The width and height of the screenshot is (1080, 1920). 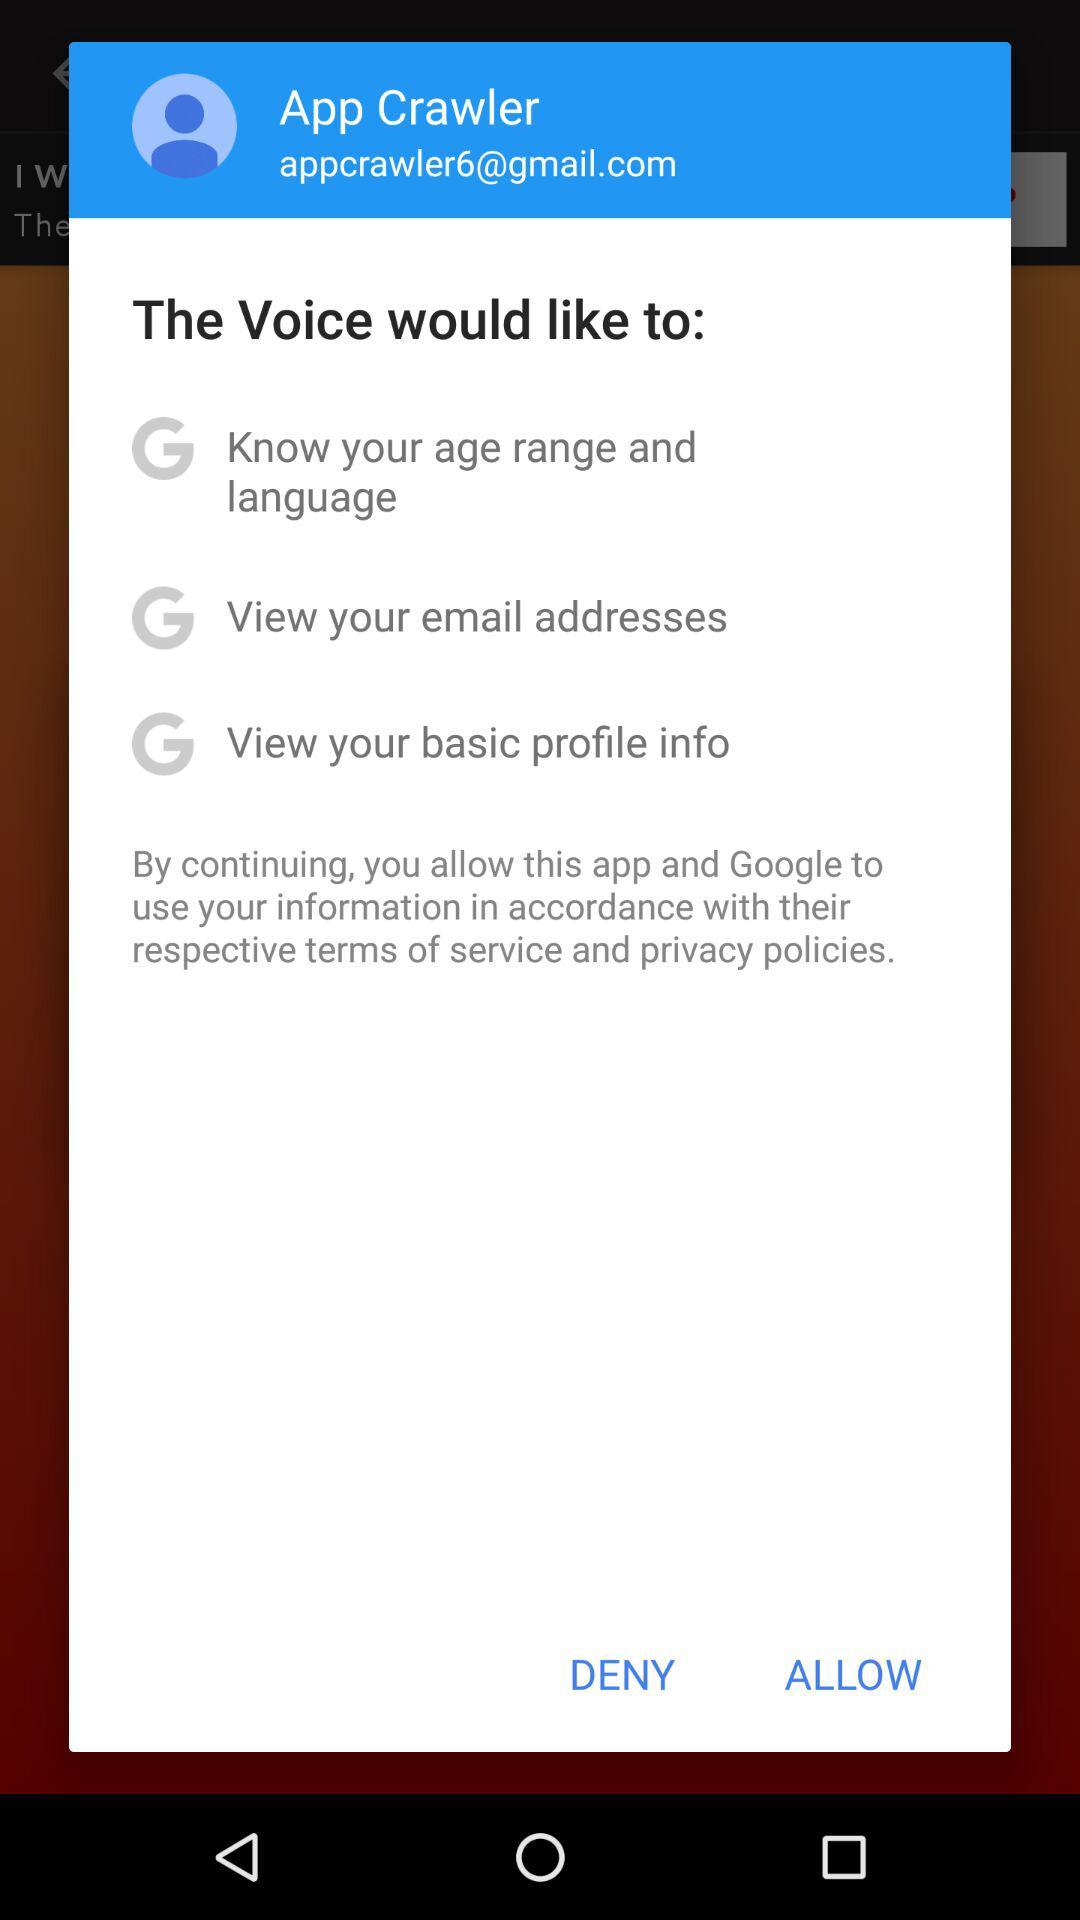 What do you see at coordinates (621, 1673) in the screenshot?
I see `the icon to the left of allow item` at bounding box center [621, 1673].